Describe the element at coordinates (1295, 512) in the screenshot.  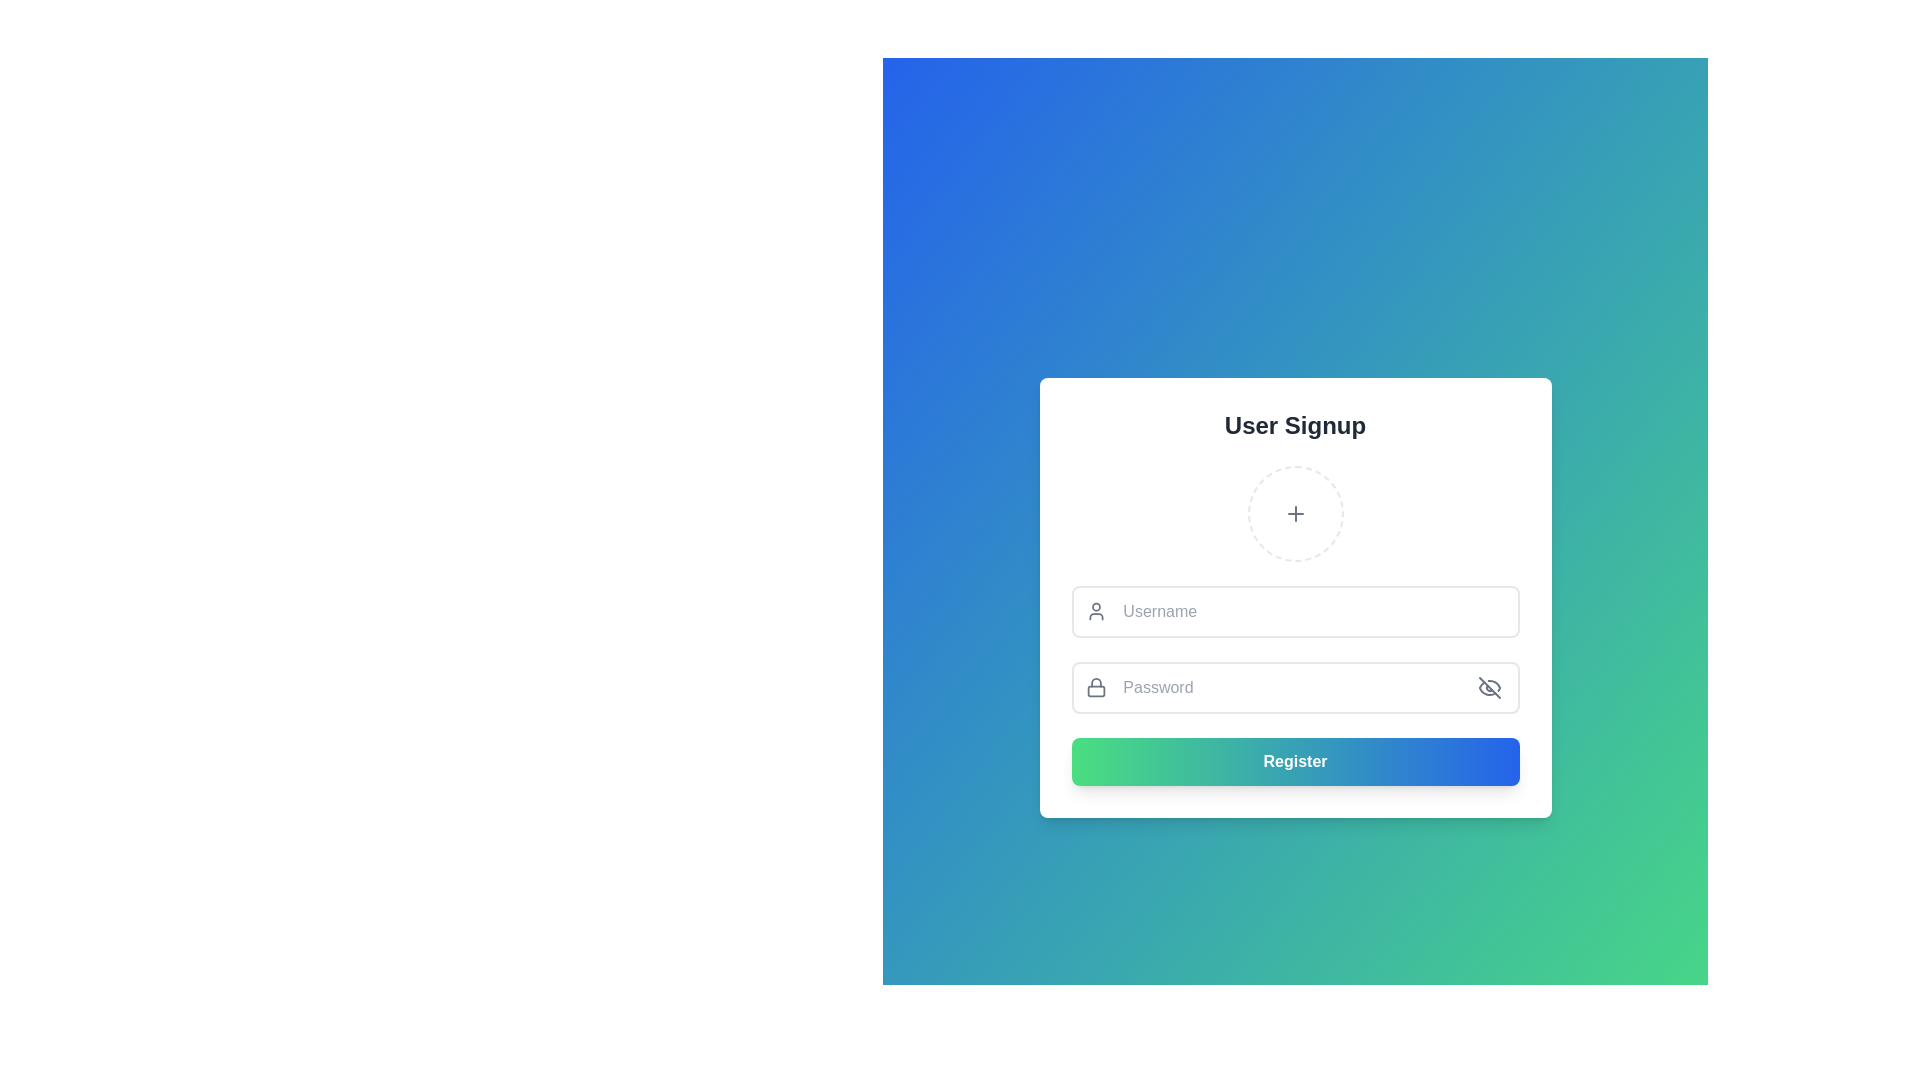
I see `the circular 'plus' icon with a light gray color and dashed outline` at that location.